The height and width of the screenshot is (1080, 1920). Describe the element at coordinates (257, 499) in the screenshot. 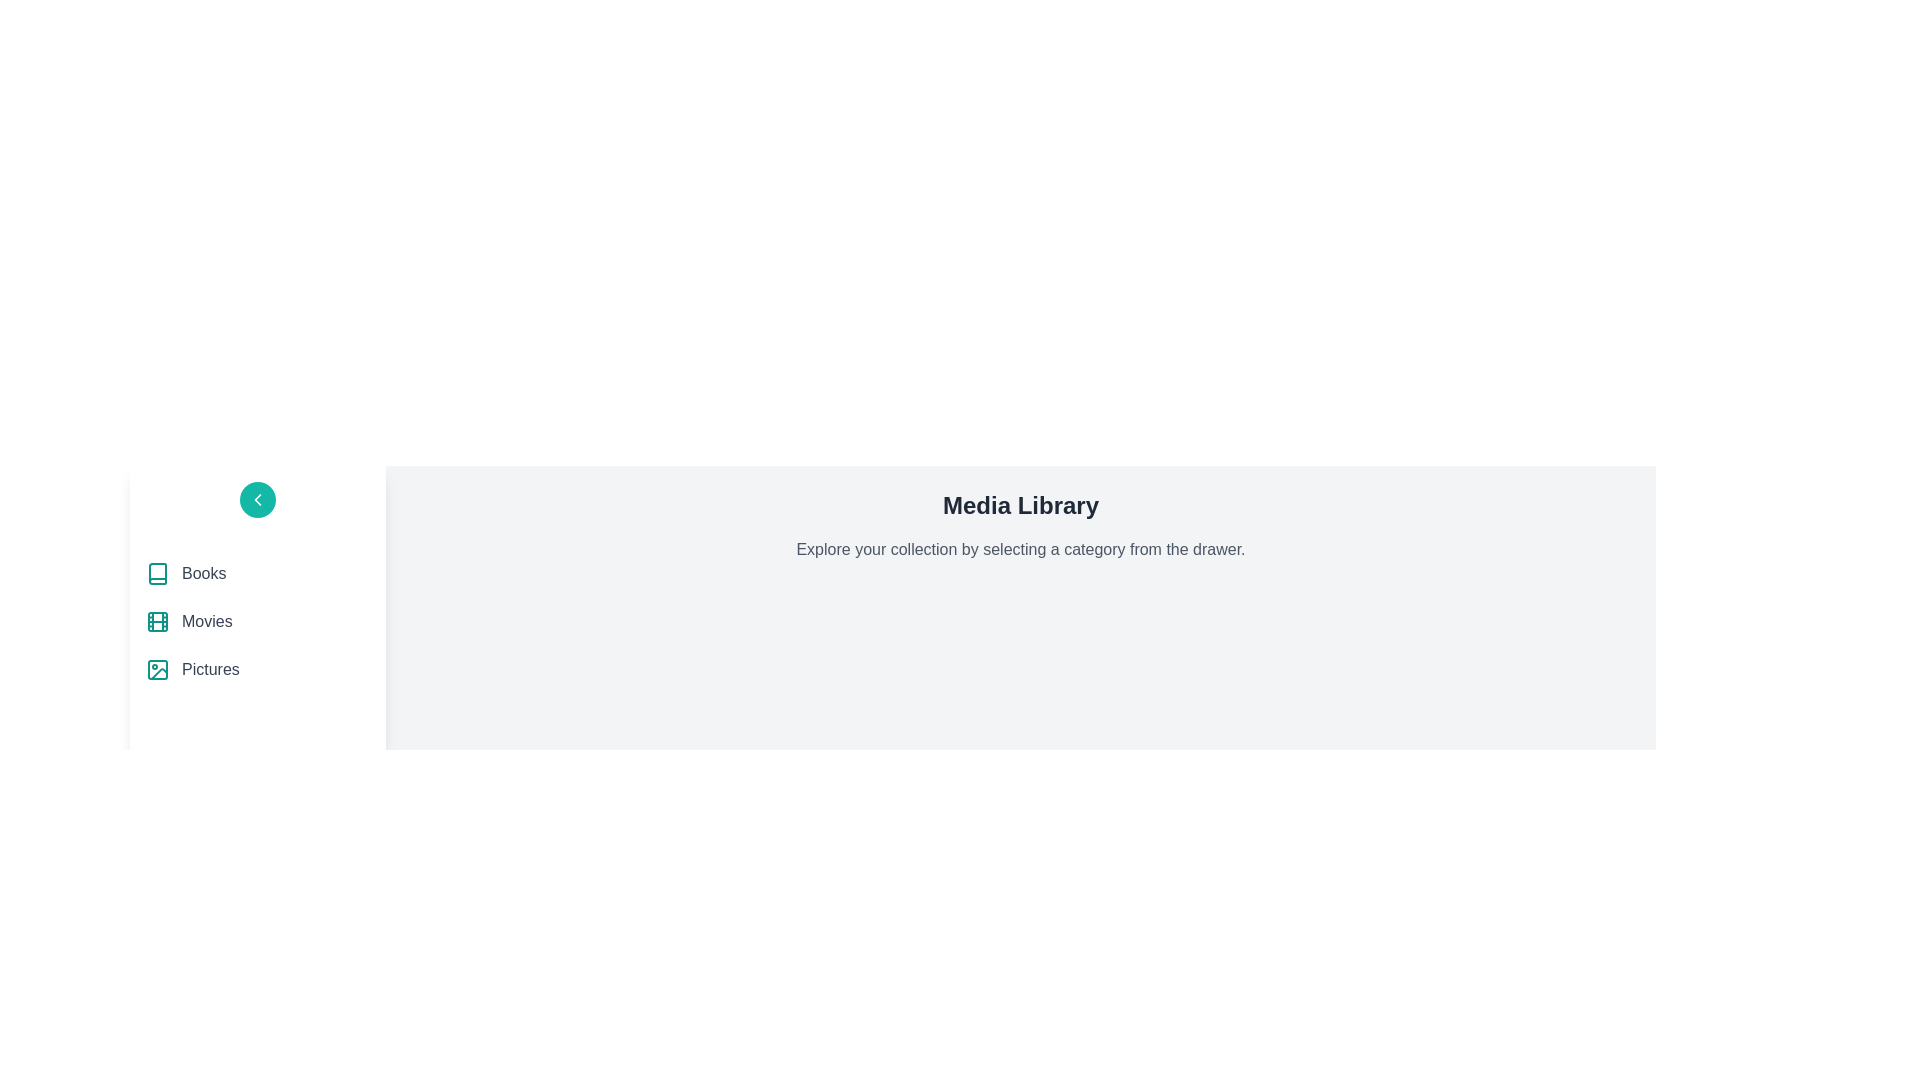

I see `toggle button to toggle the drawer open or closed` at that location.